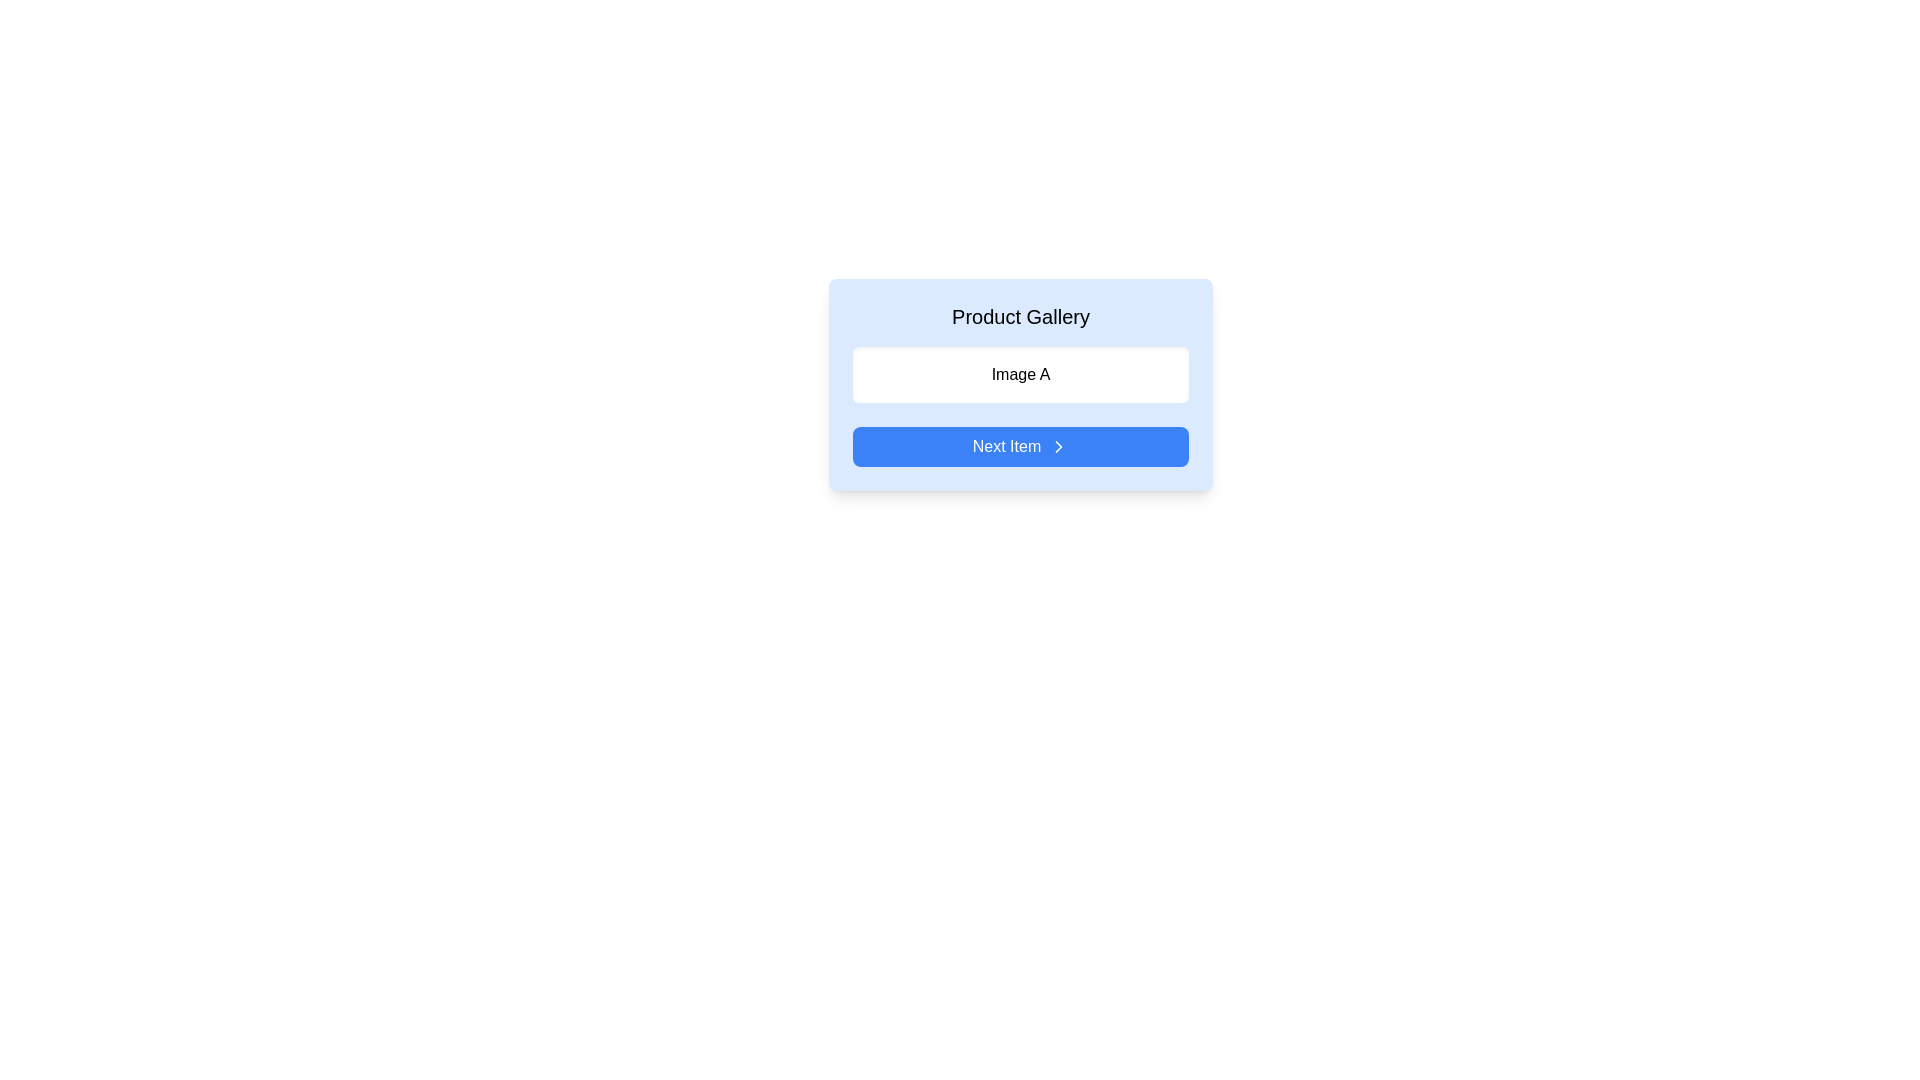 This screenshot has height=1080, width=1920. I want to click on the text label that serves as a visual label for 'Image A', located beneath 'Product Gallery' and above the 'Next Item' blue button, so click(1021, 374).